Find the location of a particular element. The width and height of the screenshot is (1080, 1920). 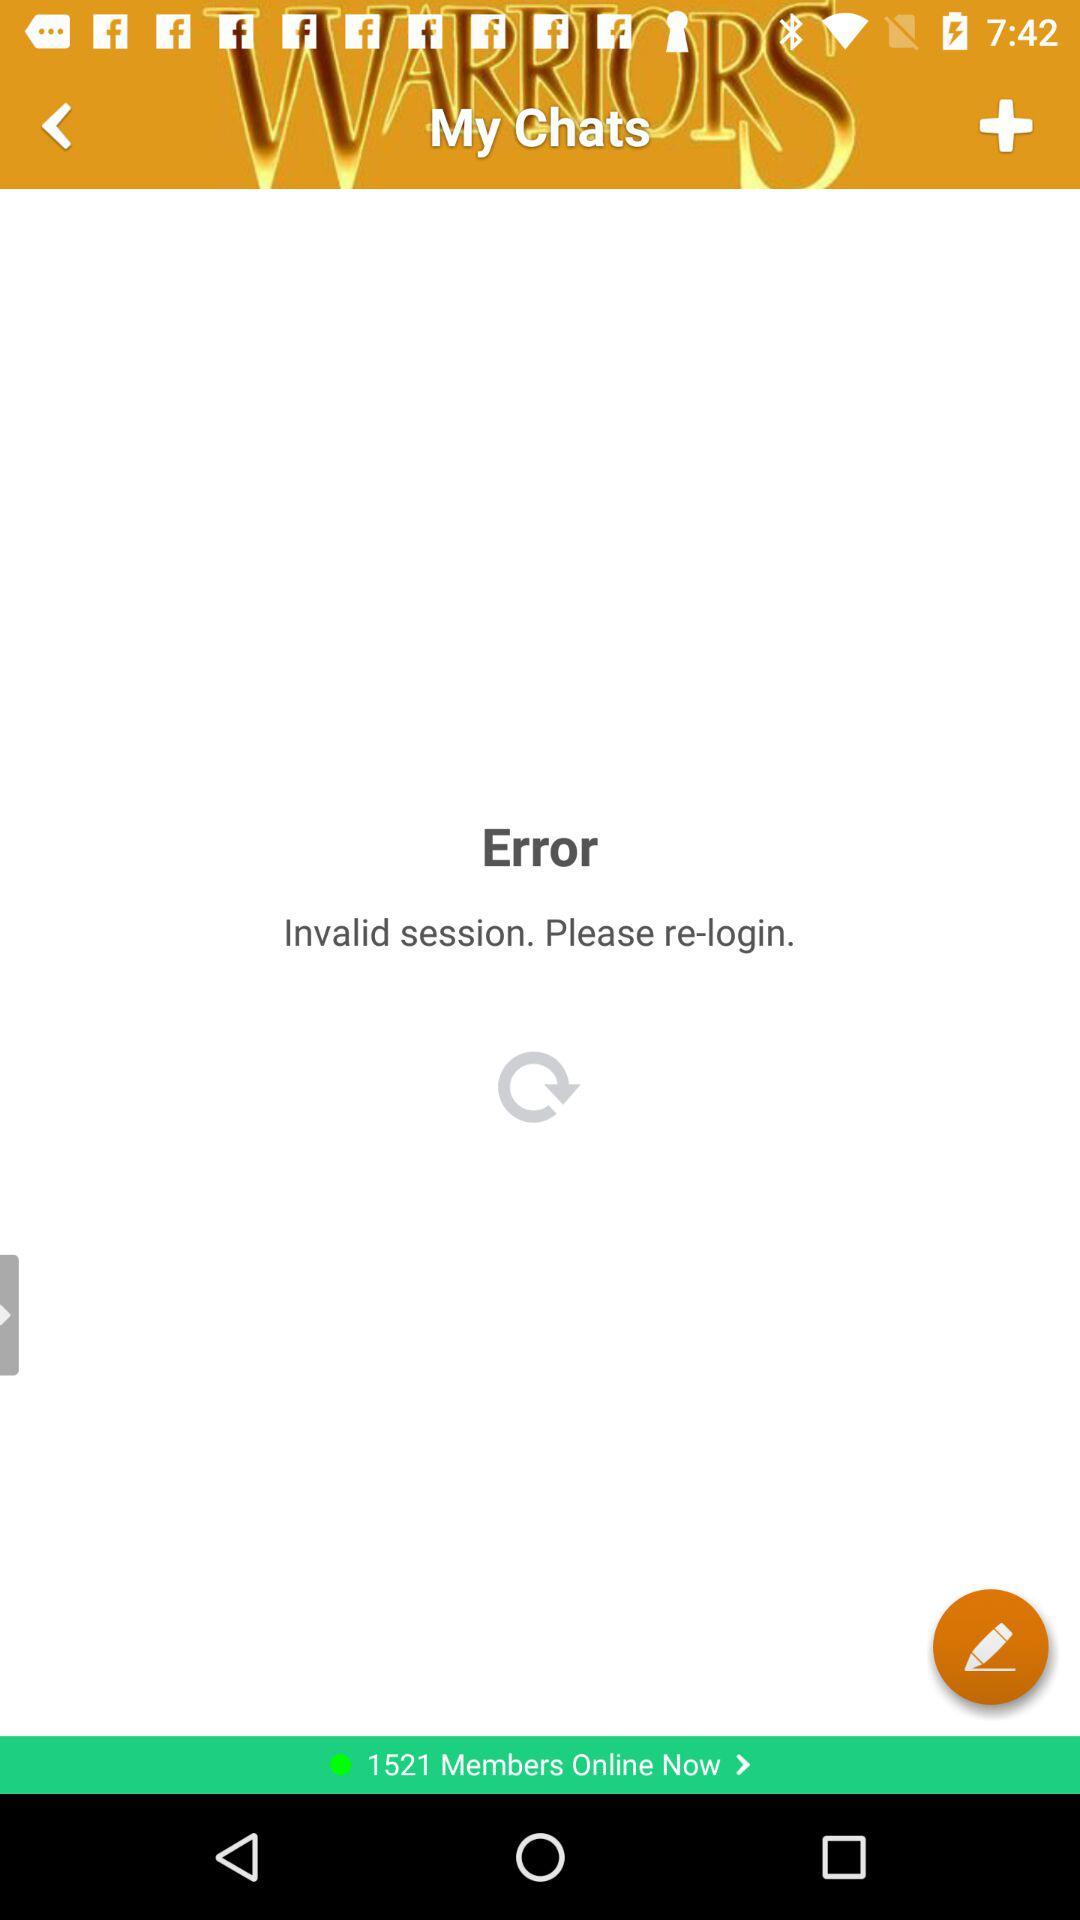

go back is located at coordinates (59, 124).